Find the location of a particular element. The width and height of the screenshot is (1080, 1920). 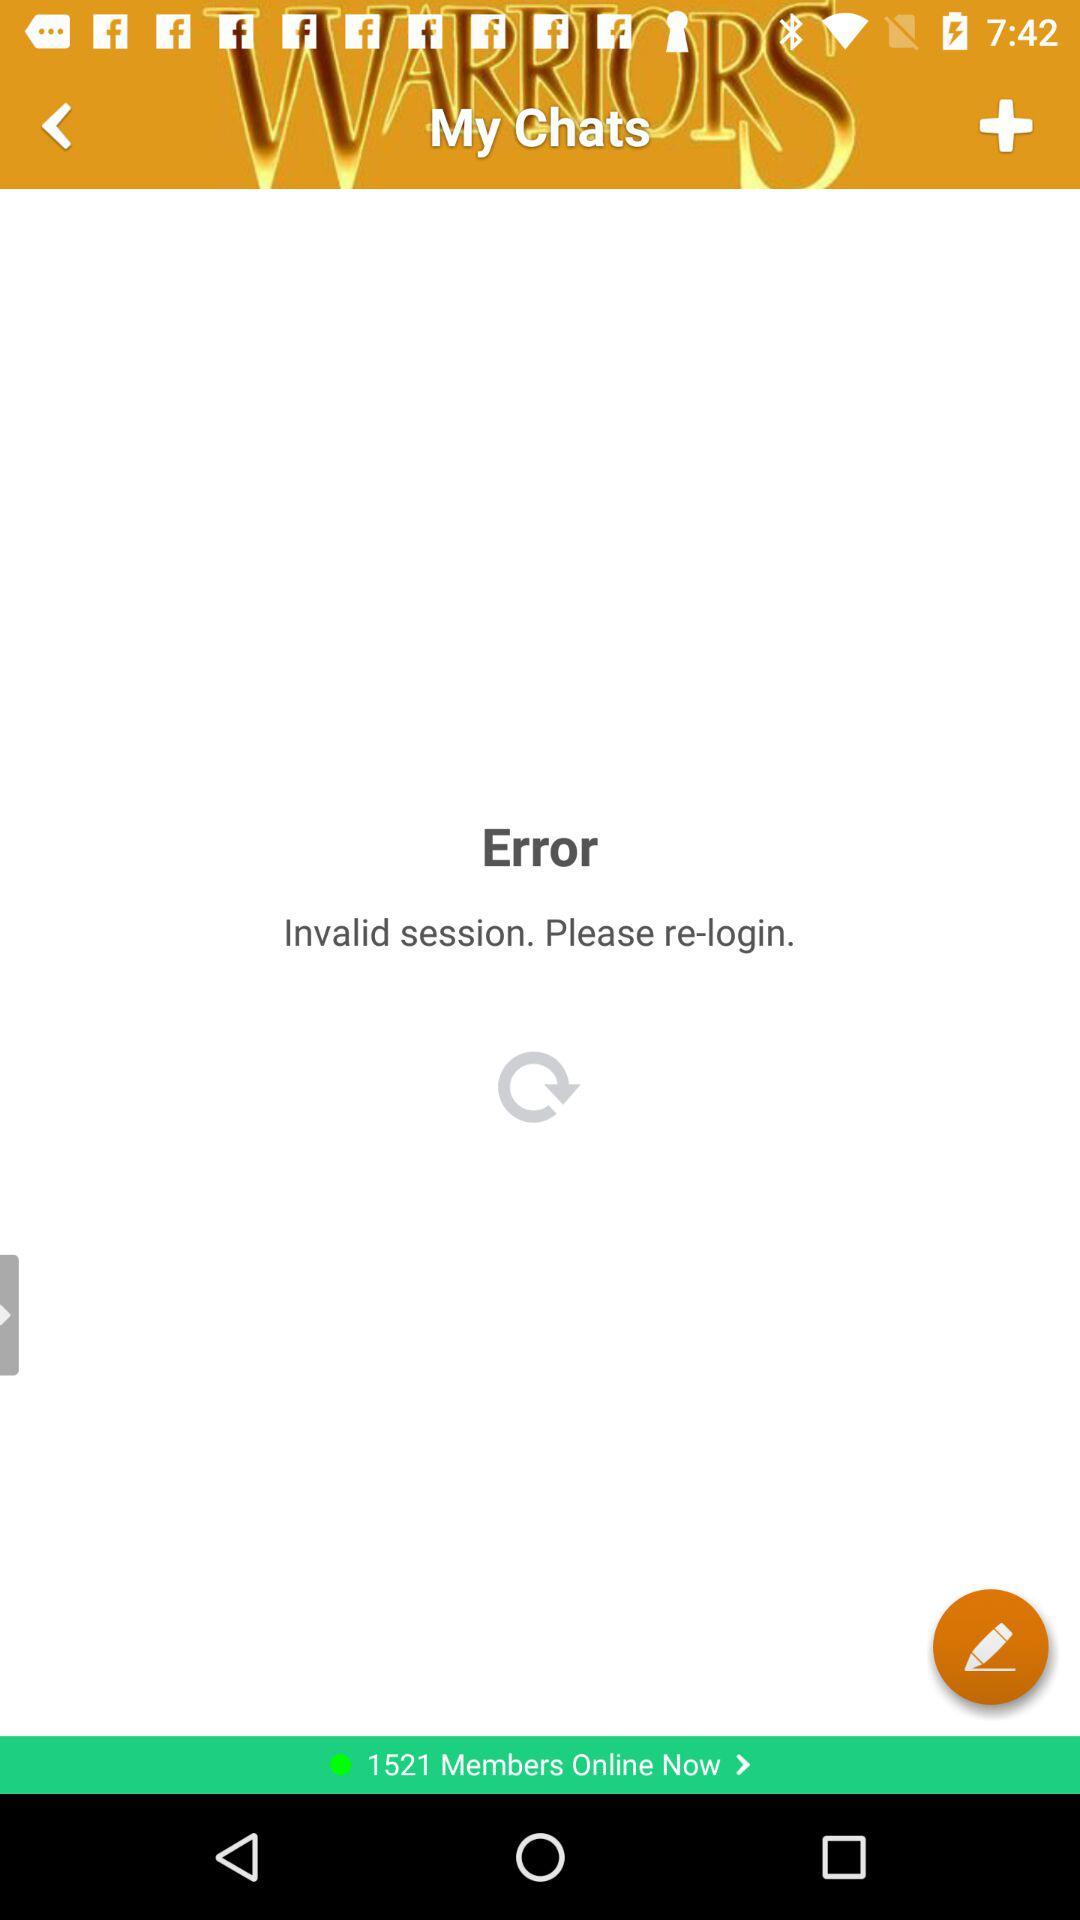

go back is located at coordinates (59, 124).